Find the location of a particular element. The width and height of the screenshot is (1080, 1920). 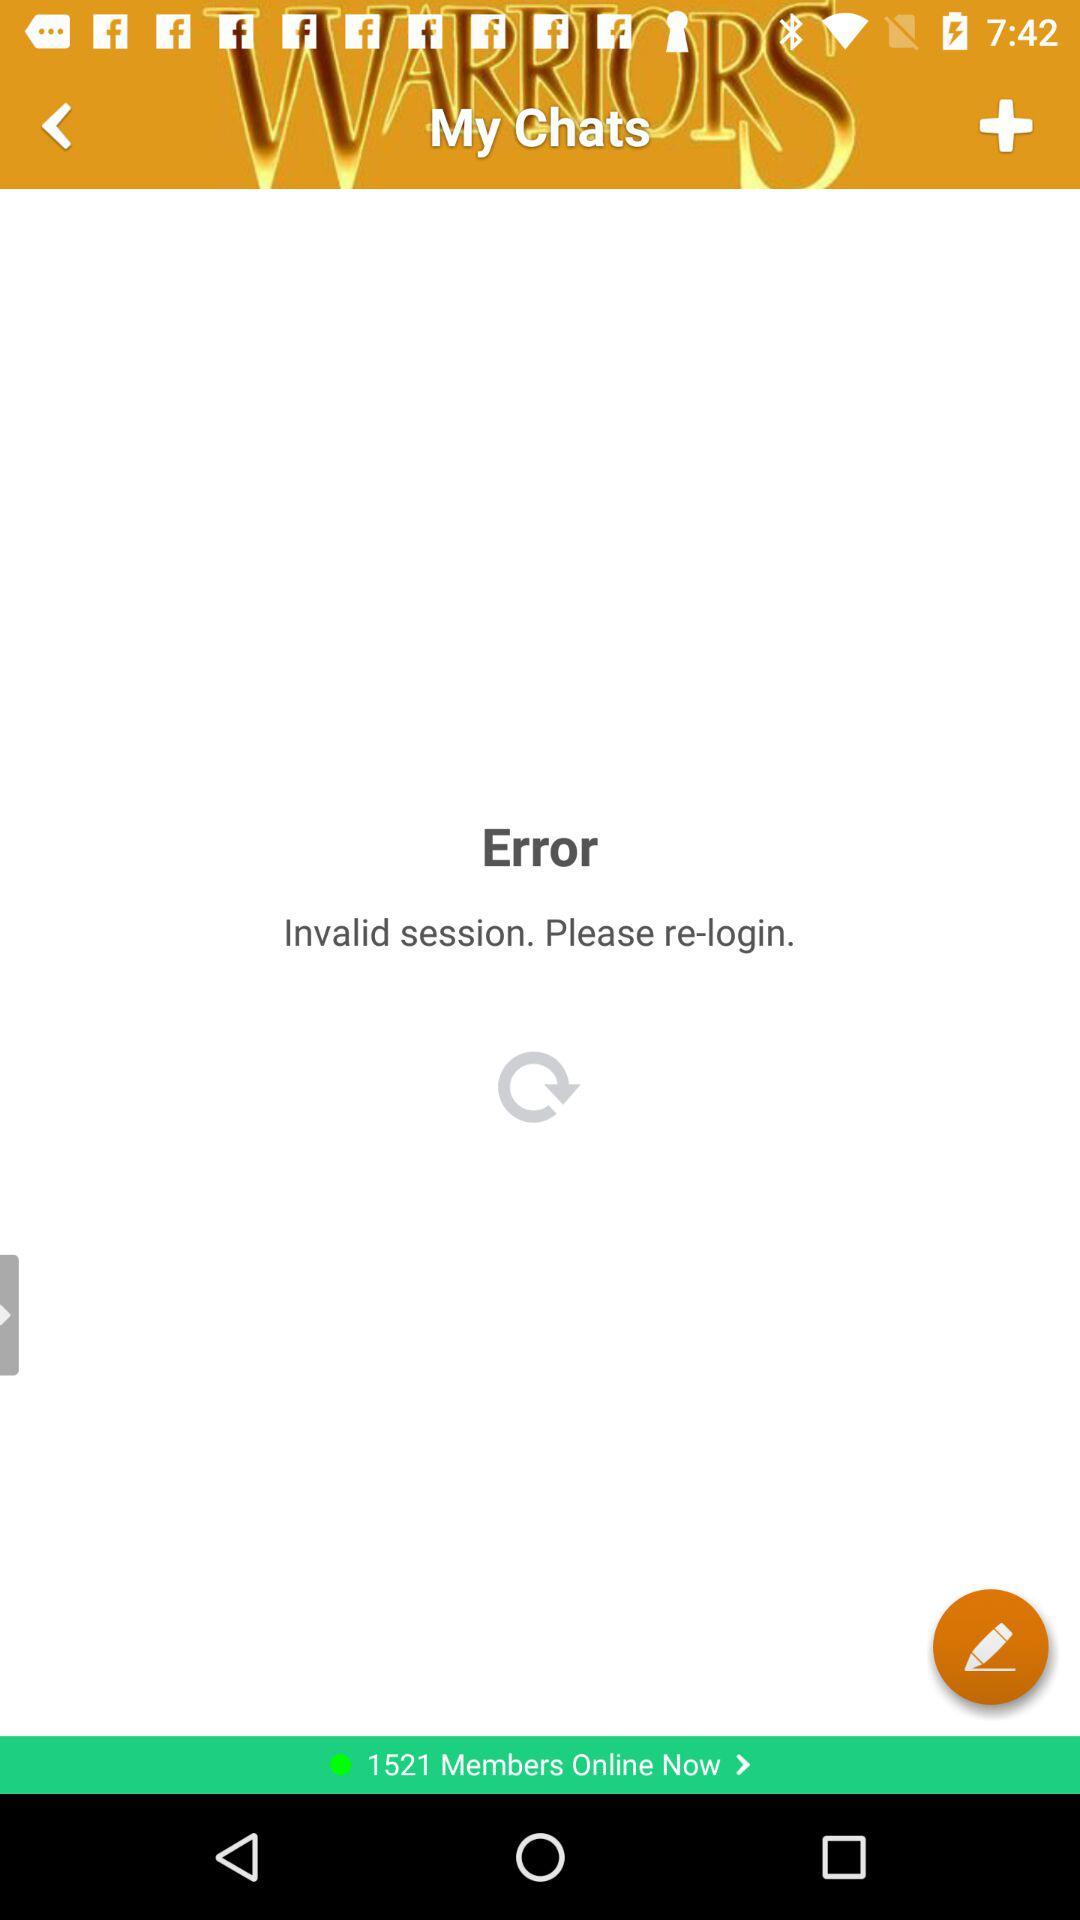

go back is located at coordinates (59, 124).